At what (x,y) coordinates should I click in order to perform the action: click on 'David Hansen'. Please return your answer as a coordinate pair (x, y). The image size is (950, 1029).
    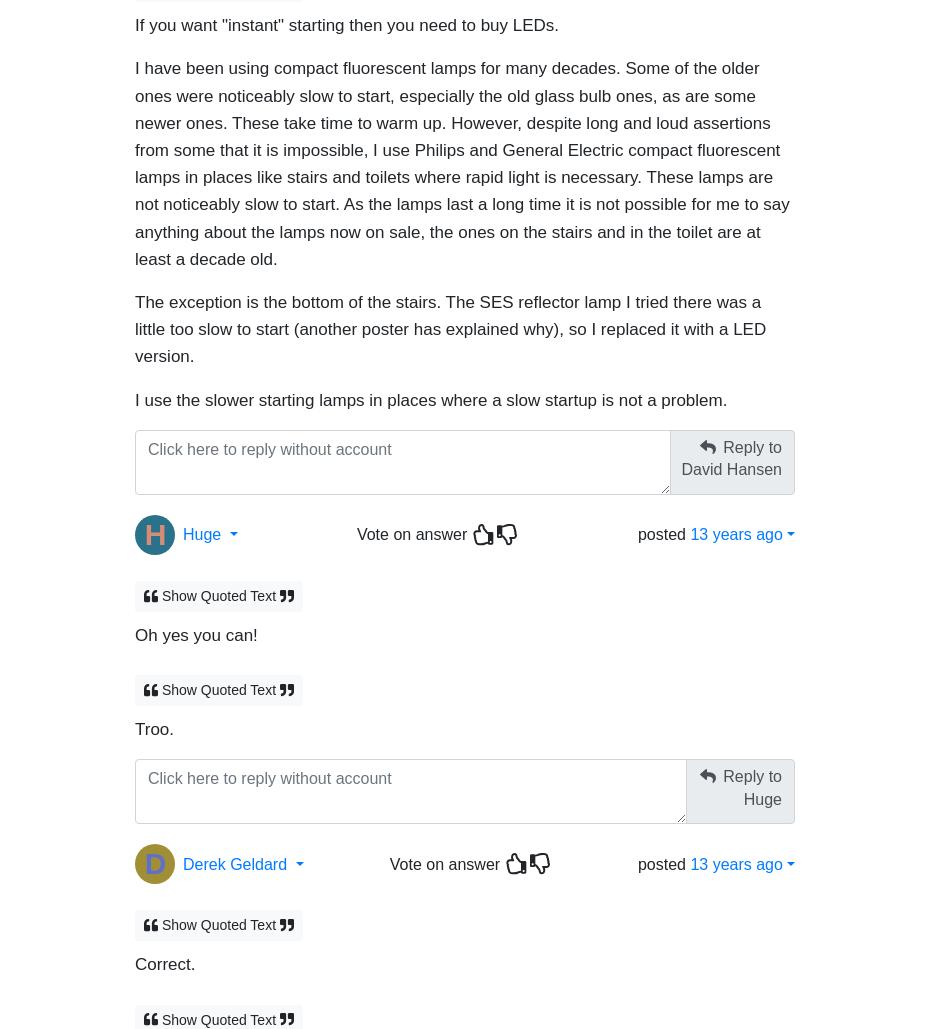
    Looking at the image, I should click on (730, 460).